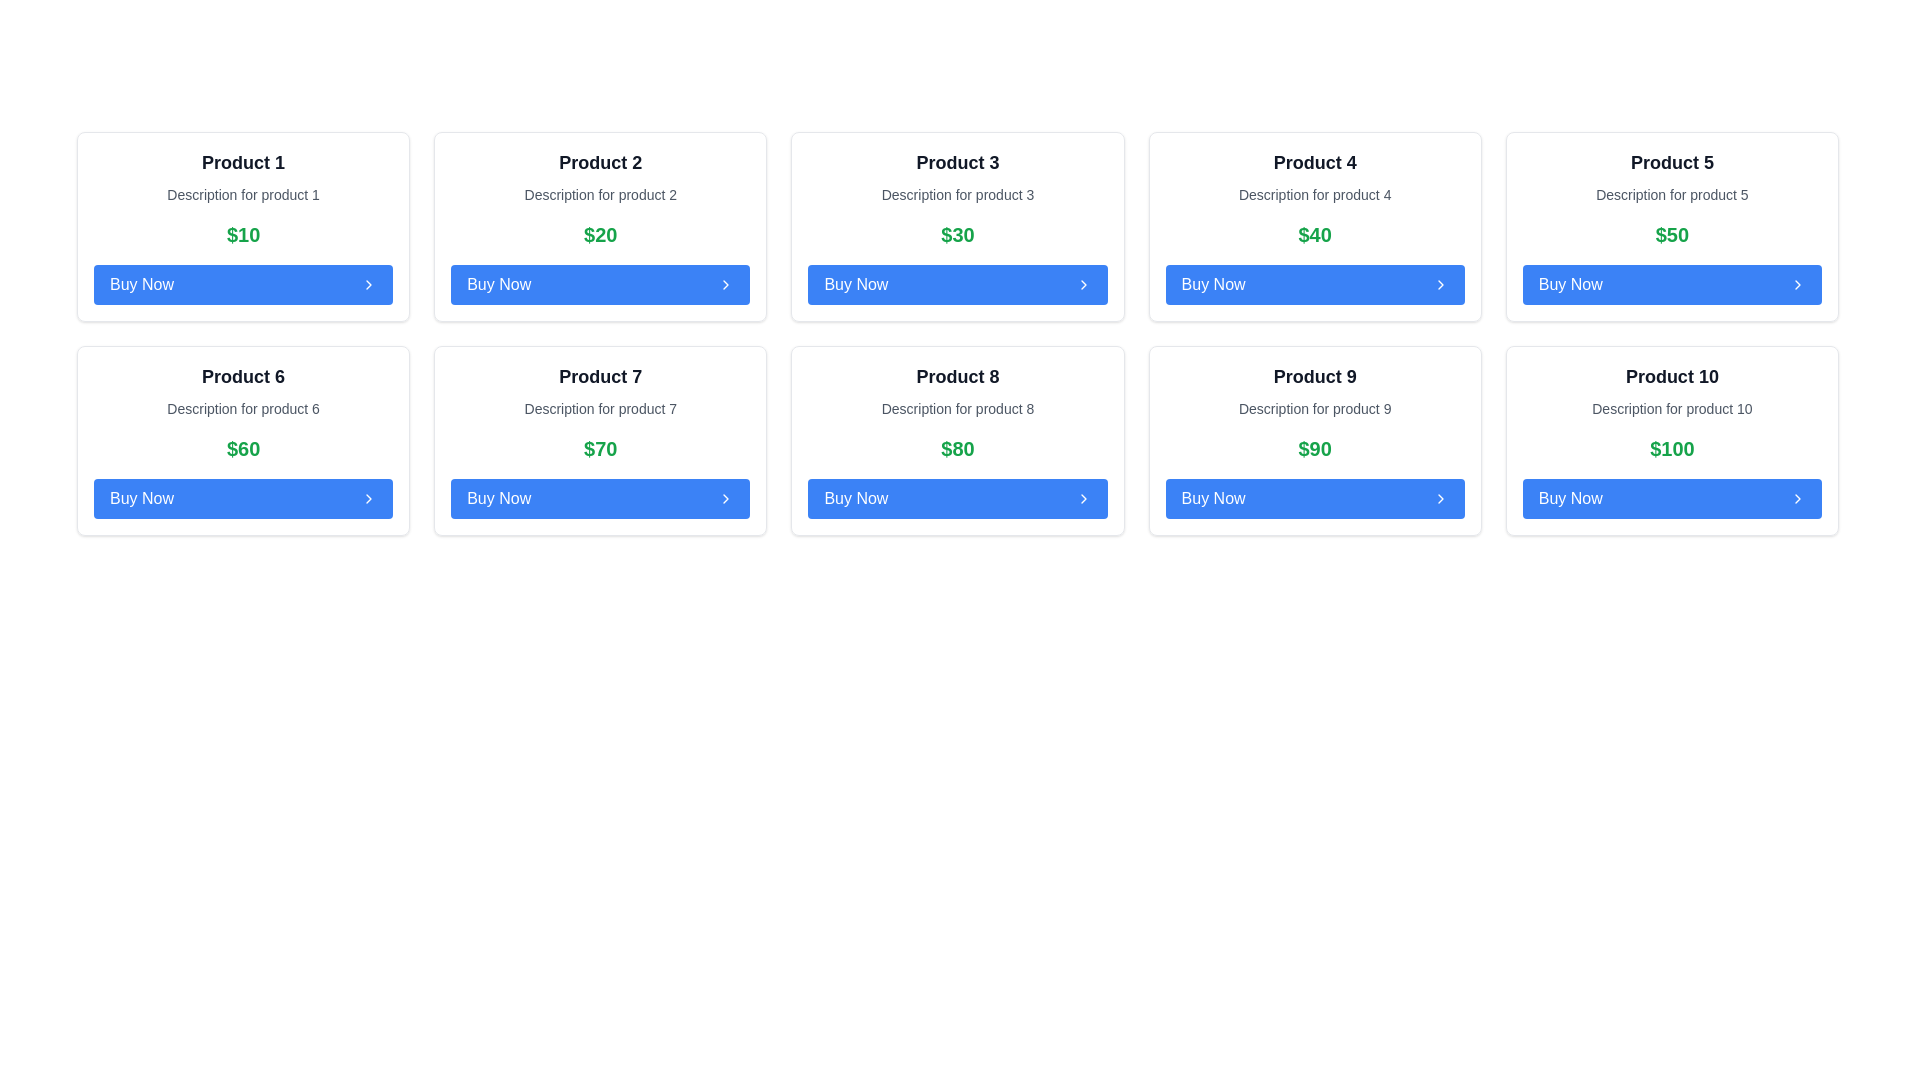  What do you see at coordinates (725, 497) in the screenshot?
I see `the chevron icon located at the bottom-right segment of the 'Buy Now' button for 'Product 7'` at bounding box center [725, 497].